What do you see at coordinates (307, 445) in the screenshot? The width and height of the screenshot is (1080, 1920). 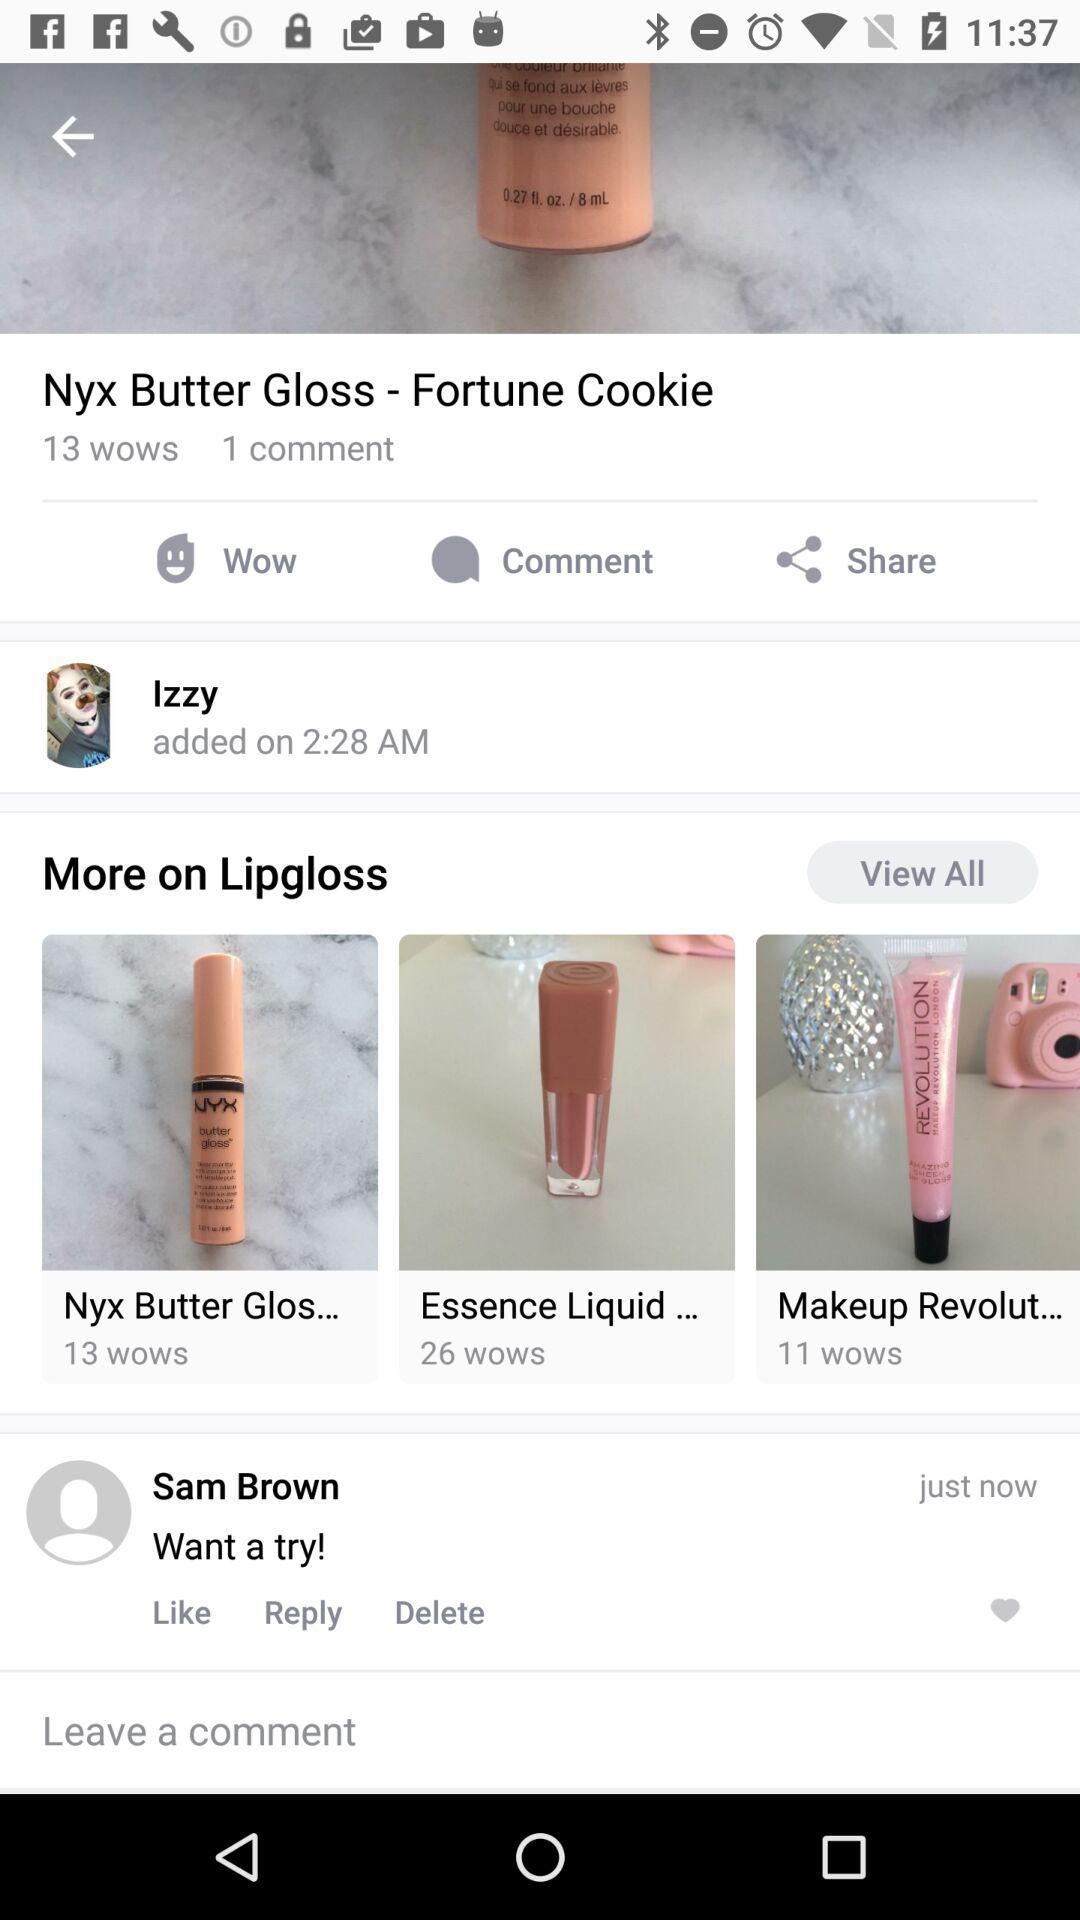 I see `1 comment icon` at bounding box center [307, 445].